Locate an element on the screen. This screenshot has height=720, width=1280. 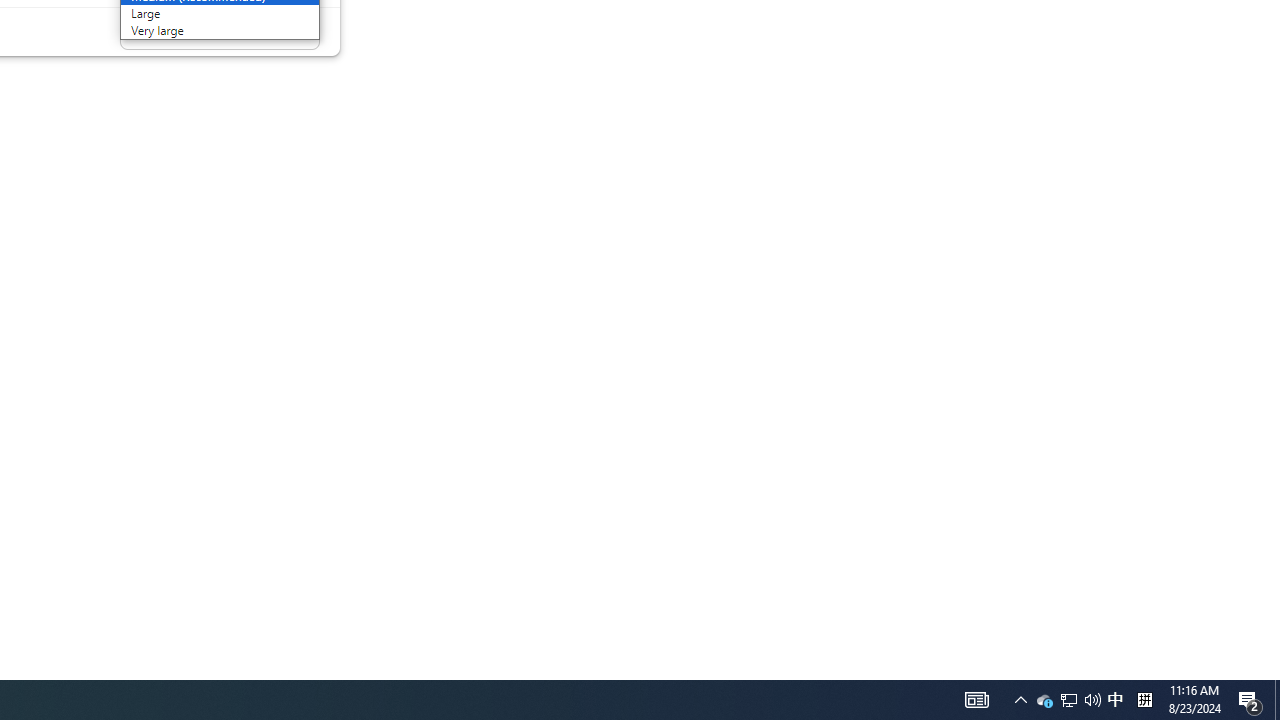
'Very large' is located at coordinates (194, 30).